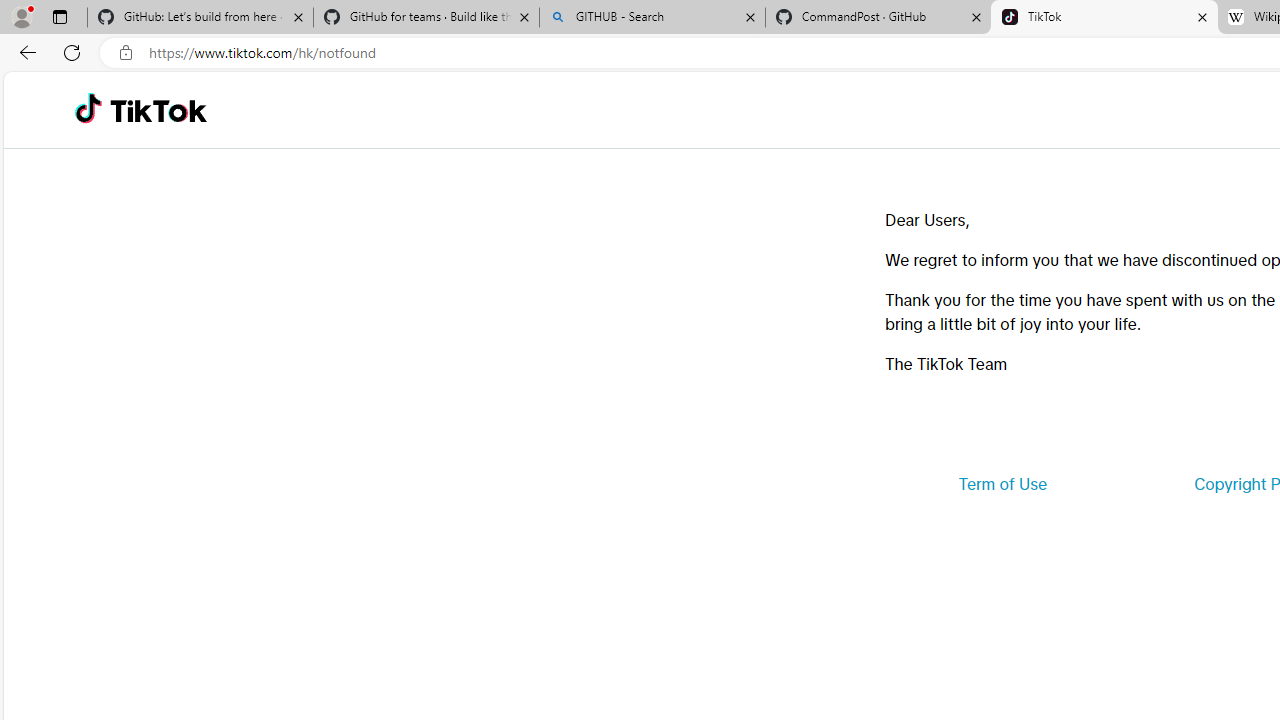 The height and width of the screenshot is (720, 1280). I want to click on 'GITHUB - Search', so click(652, 17).